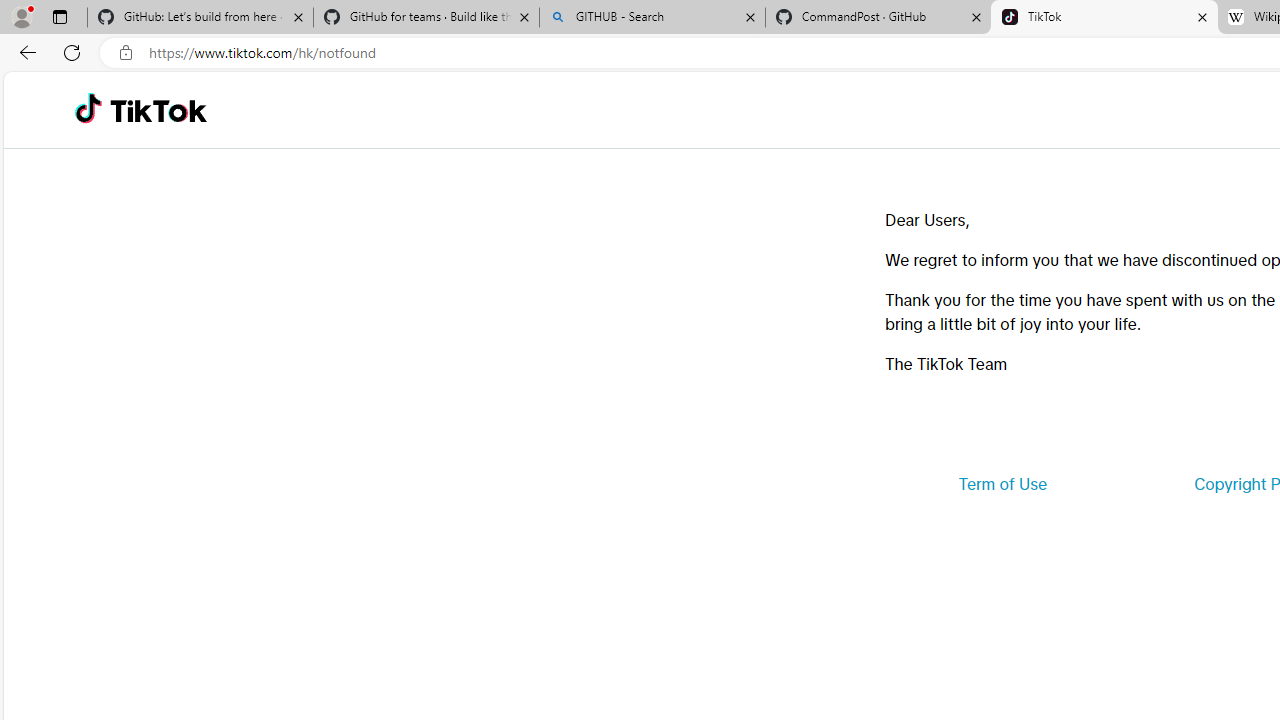 The height and width of the screenshot is (720, 1280). I want to click on 'GITHUB - Search', so click(652, 17).